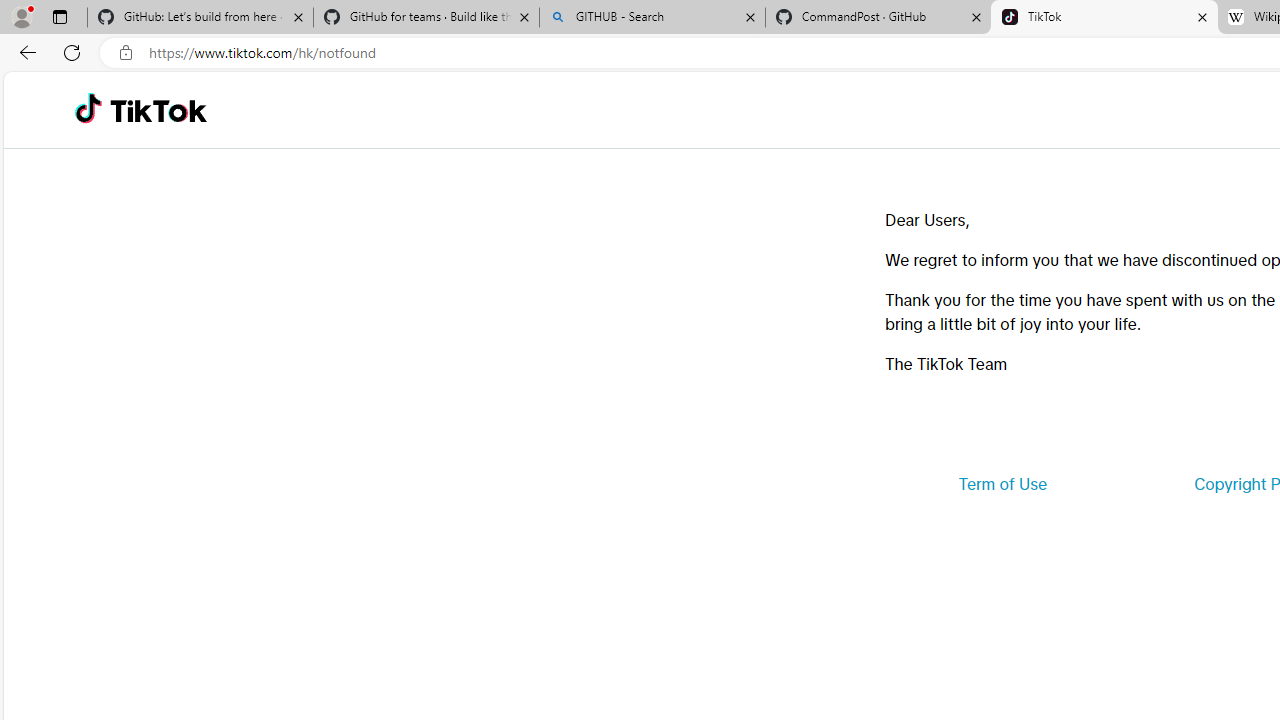 The height and width of the screenshot is (720, 1280). I want to click on 'GITHUB - Search', so click(652, 17).